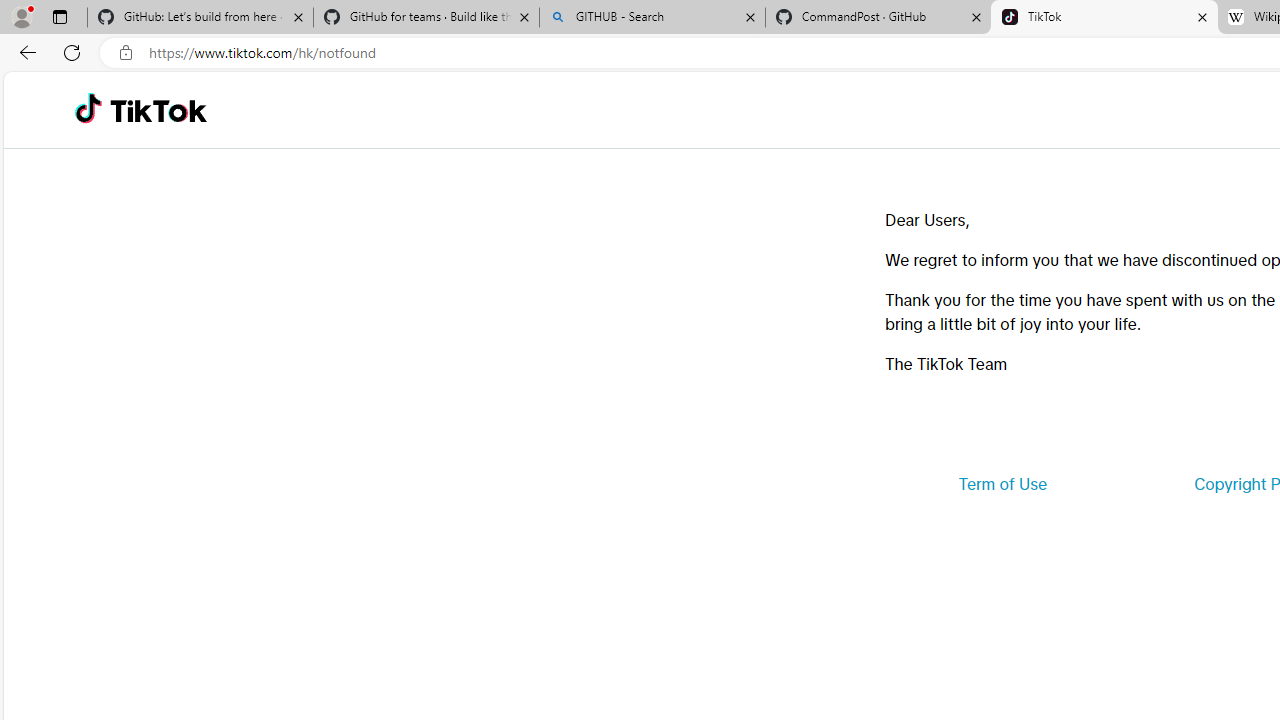 The height and width of the screenshot is (720, 1280). I want to click on 'GITHUB - Search', so click(652, 17).